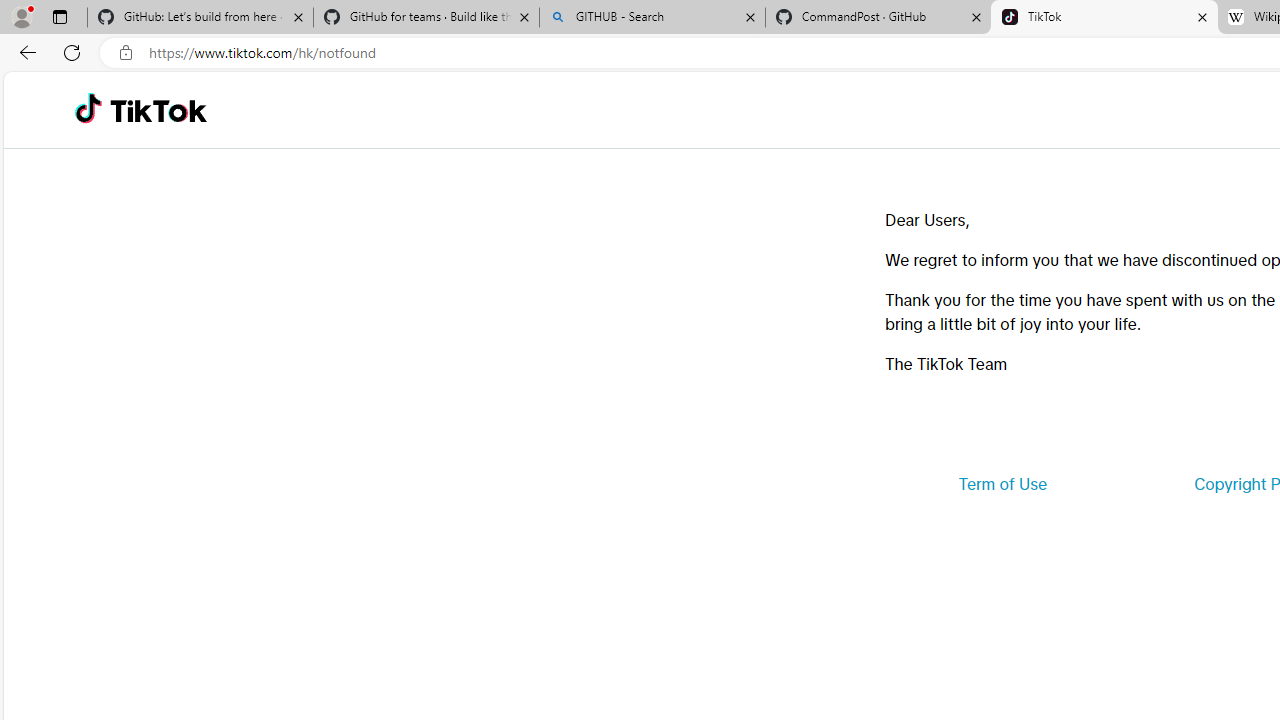 The height and width of the screenshot is (720, 1280). I want to click on 'GITHUB - Search', so click(652, 17).